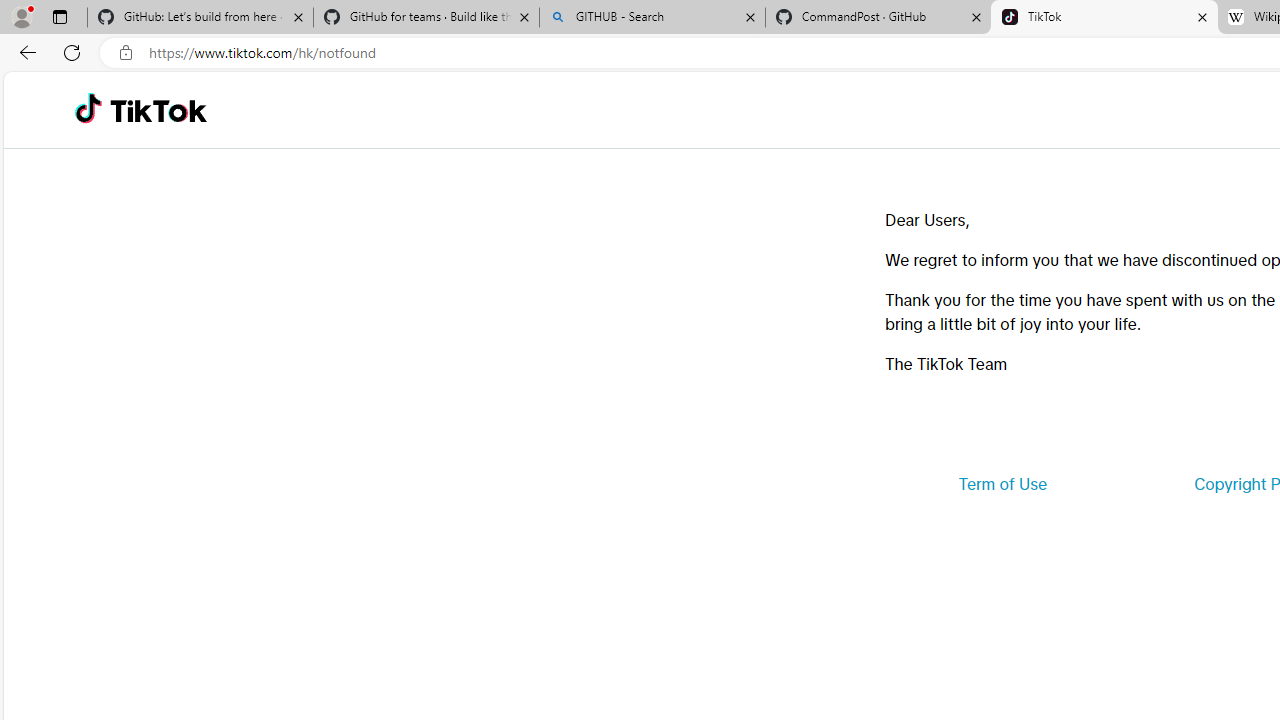 The height and width of the screenshot is (720, 1280). I want to click on 'GITHUB - Search', so click(652, 17).